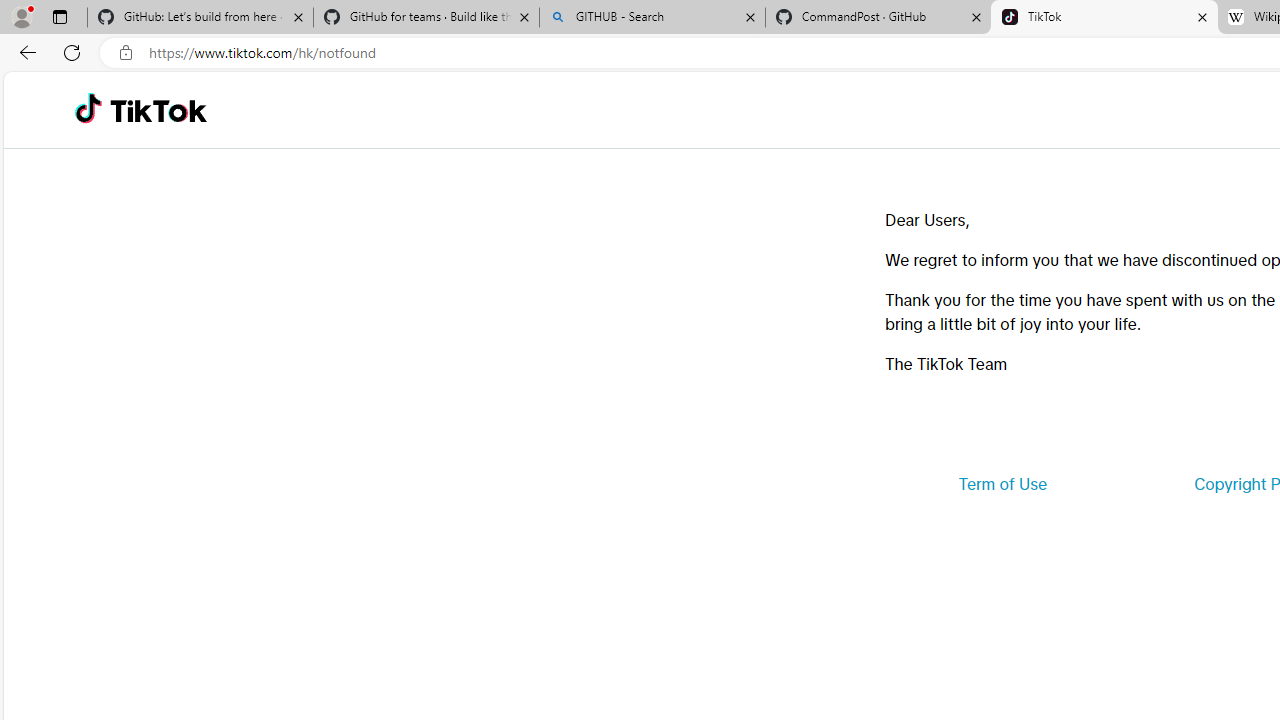 The height and width of the screenshot is (720, 1280). I want to click on 'GITHUB - Search', so click(652, 17).